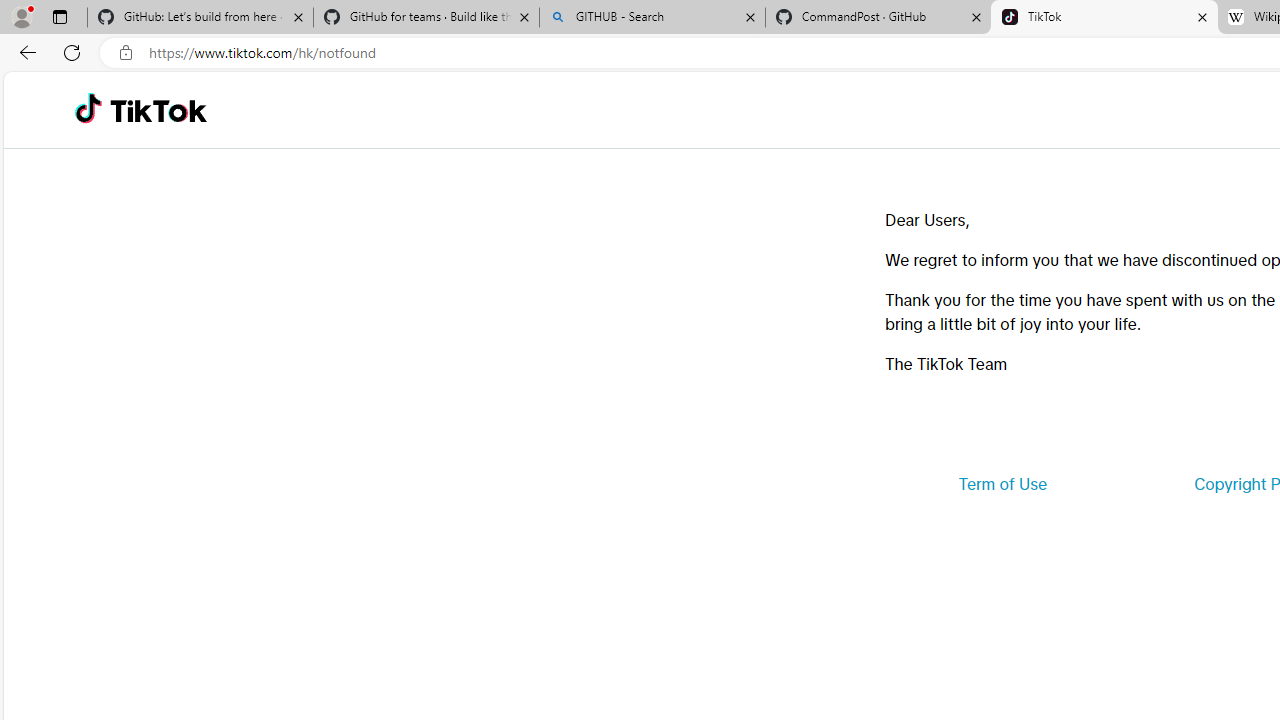 The height and width of the screenshot is (720, 1280). I want to click on 'GITHUB - Search', so click(652, 17).